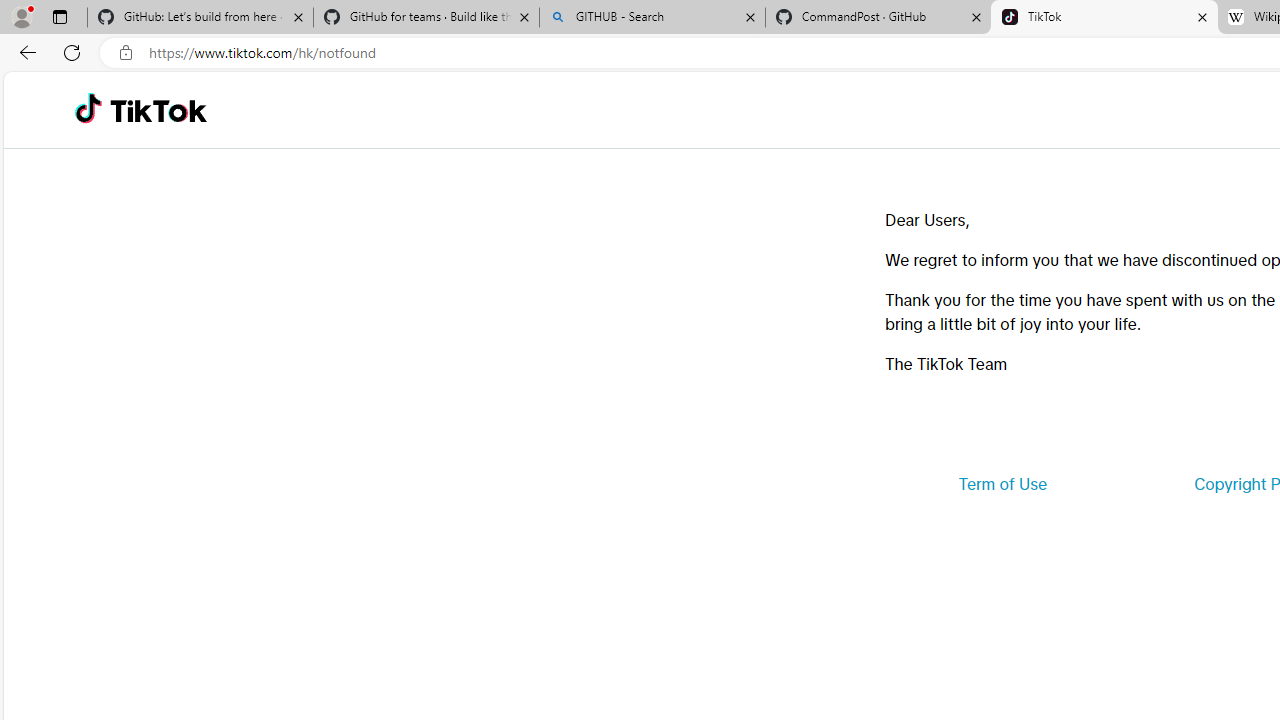 The height and width of the screenshot is (720, 1280). I want to click on 'GITHUB - Search', so click(652, 17).